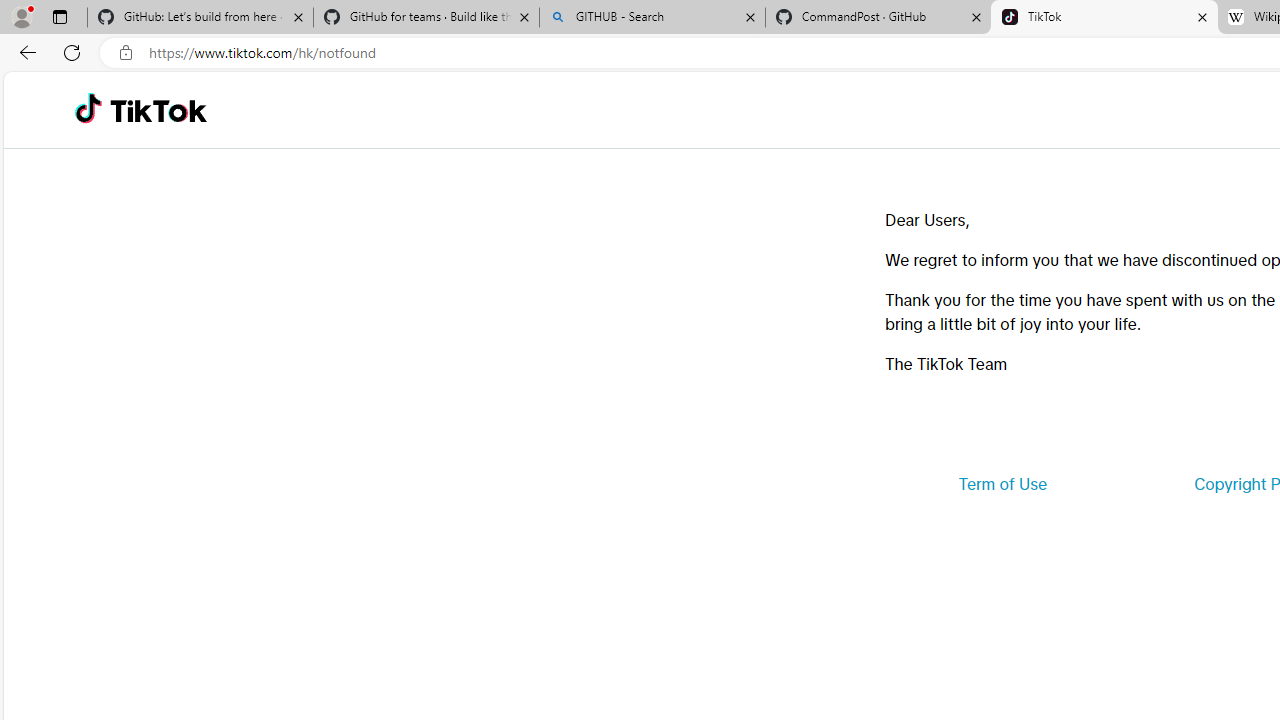 The height and width of the screenshot is (720, 1280). I want to click on 'GITHUB - Search', so click(652, 17).